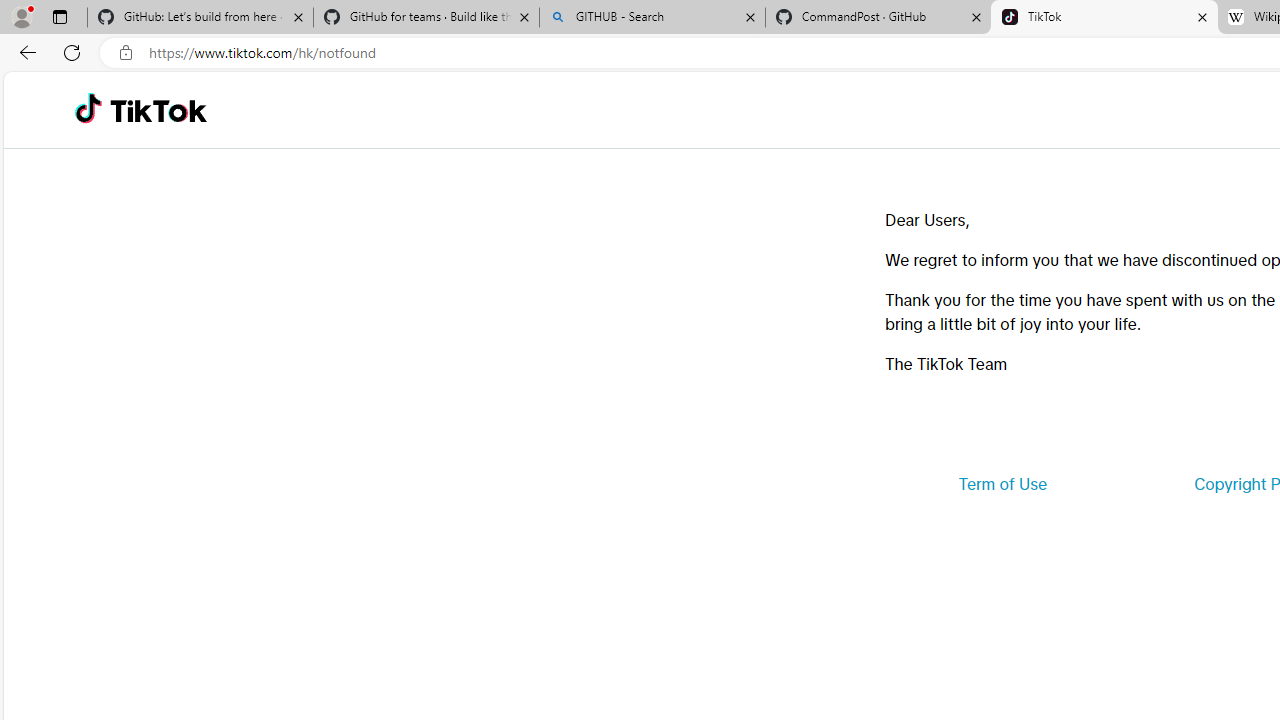 The height and width of the screenshot is (720, 1280). I want to click on 'GITHUB - Search', so click(652, 17).